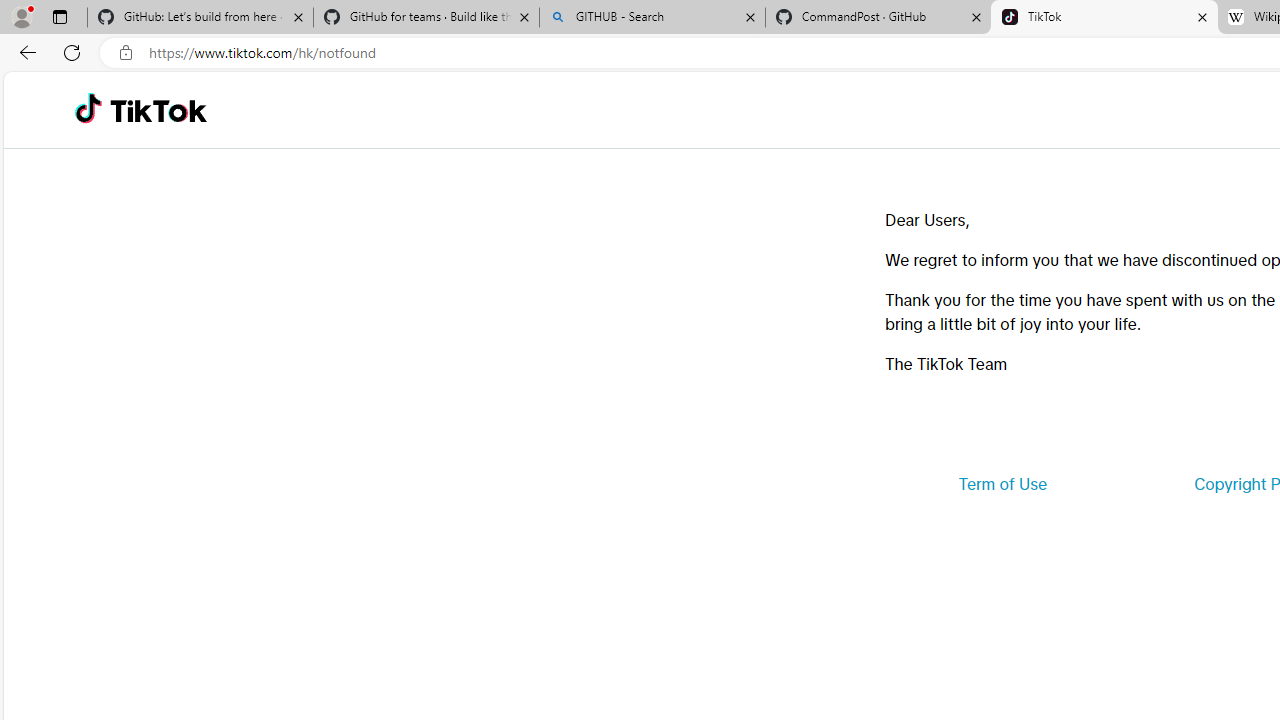 The height and width of the screenshot is (720, 1280). I want to click on 'GITHUB - Search', so click(652, 17).